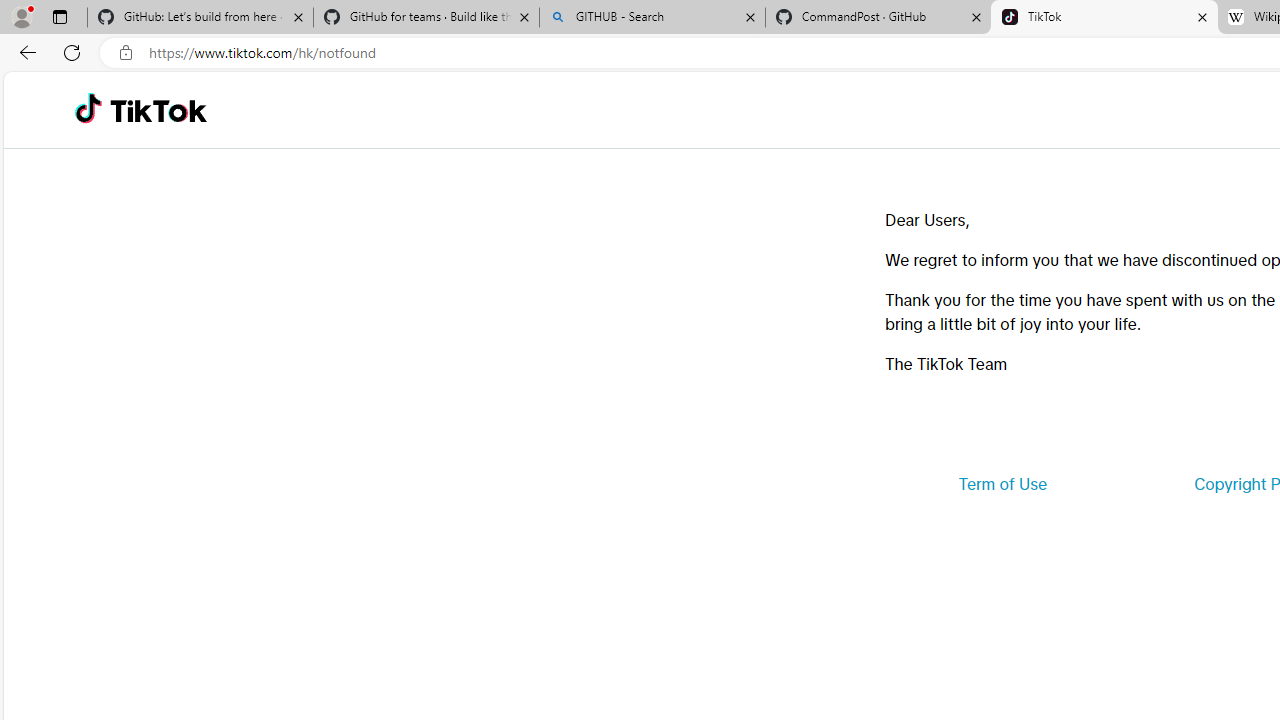 The height and width of the screenshot is (720, 1280). I want to click on 'GITHUB - Search', so click(652, 17).